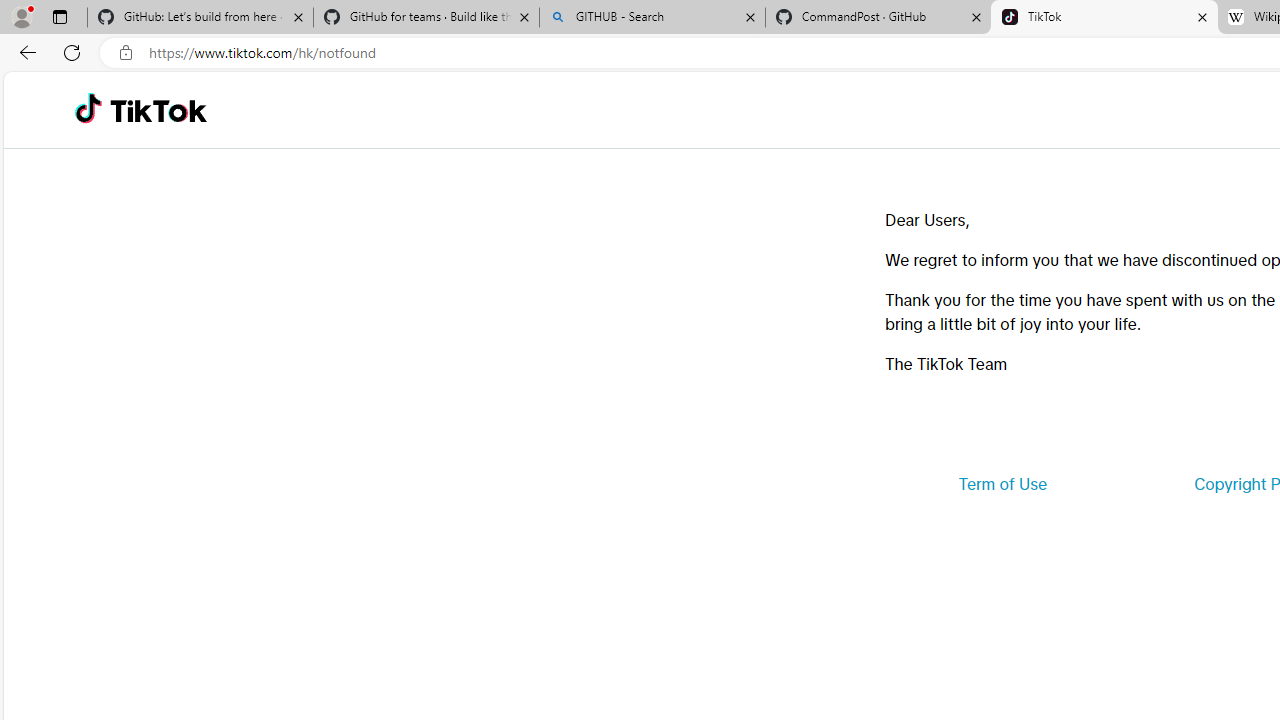 The height and width of the screenshot is (720, 1280). I want to click on 'GITHUB - Search', so click(652, 17).